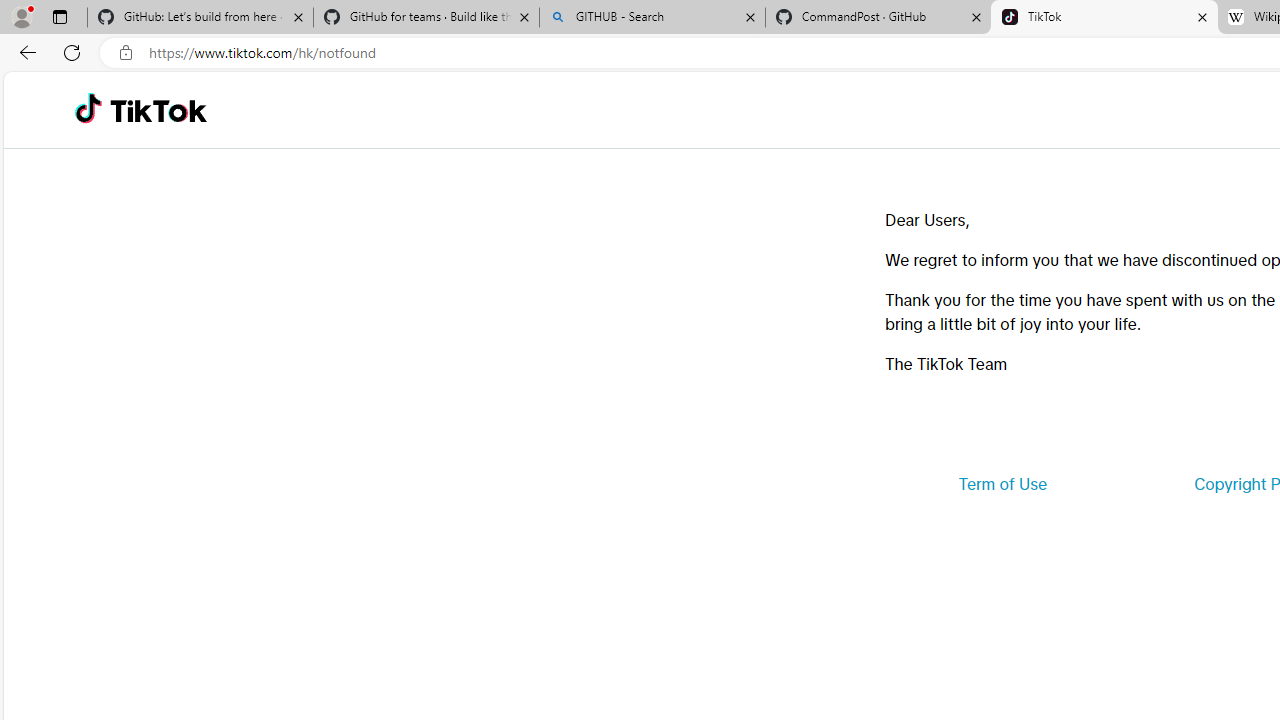 The height and width of the screenshot is (720, 1280). I want to click on 'GITHUB - Search', so click(652, 17).